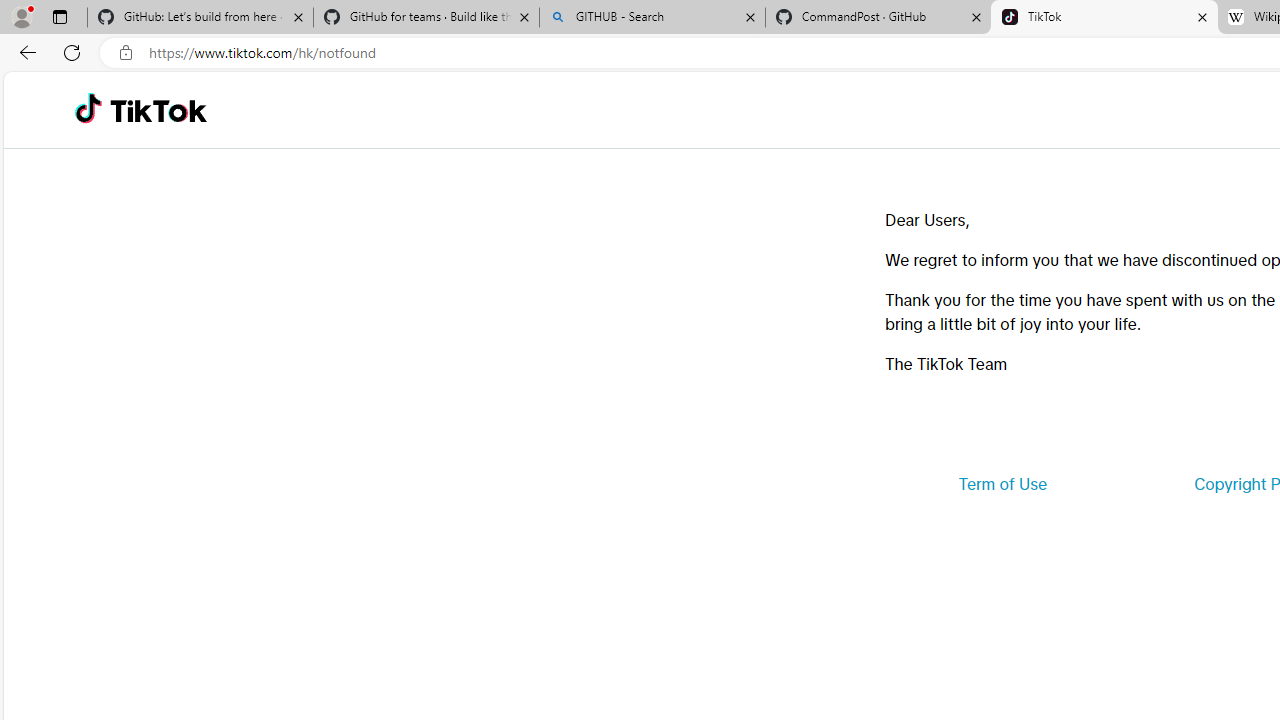 The height and width of the screenshot is (720, 1280). I want to click on 'GITHUB - Search', so click(652, 17).